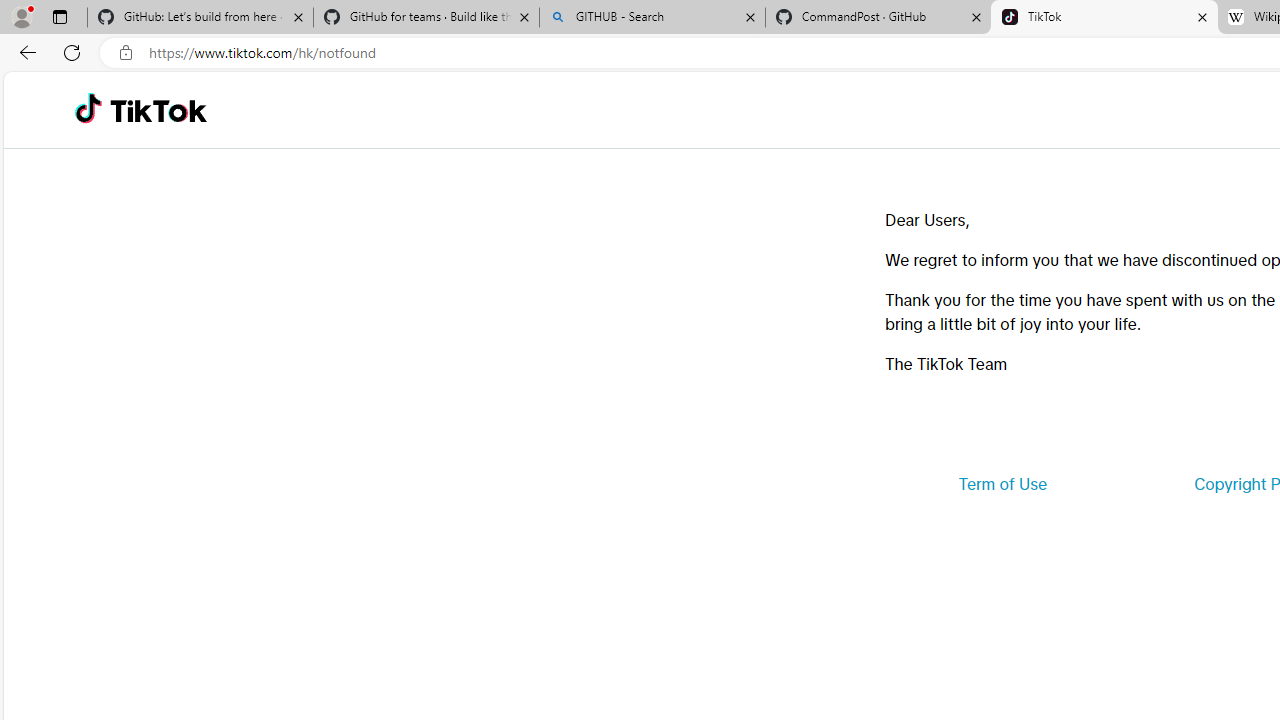 The height and width of the screenshot is (720, 1280). I want to click on 'GITHUB - Search', so click(652, 17).